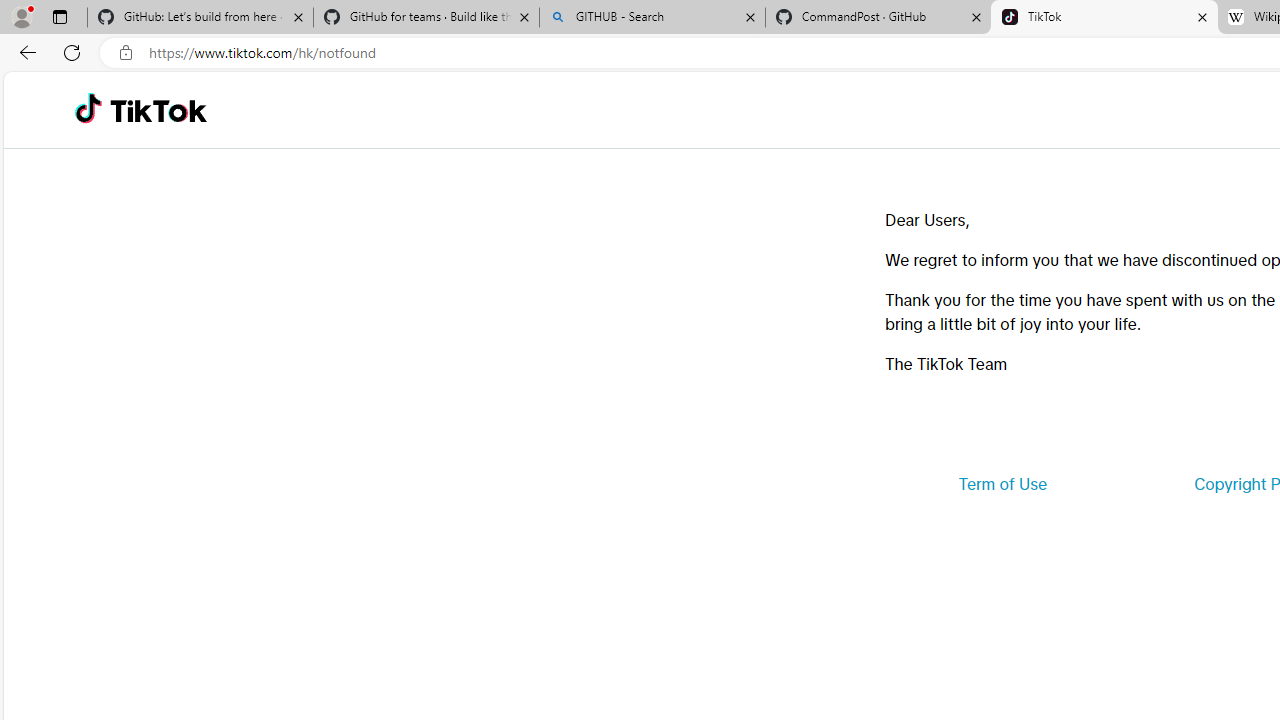 The height and width of the screenshot is (720, 1280). I want to click on 'GITHUB - Search', so click(652, 17).